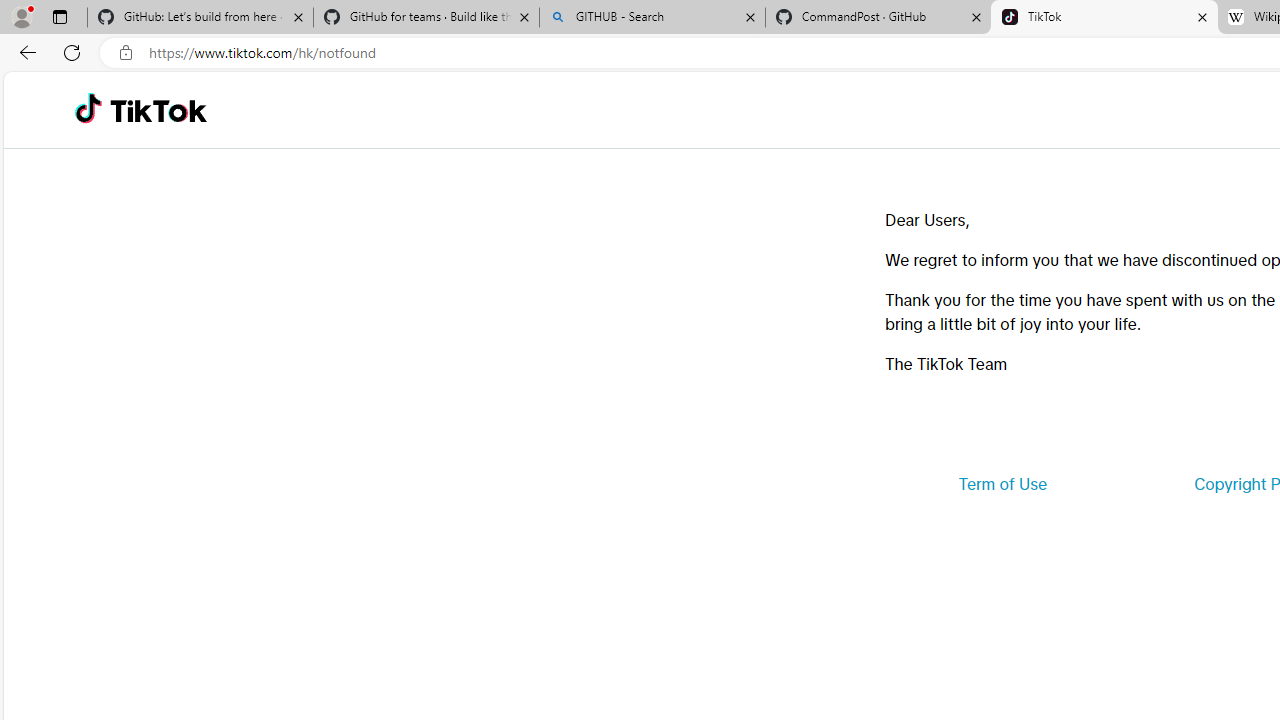 The height and width of the screenshot is (720, 1280). I want to click on 'GITHUB - Search', so click(652, 17).